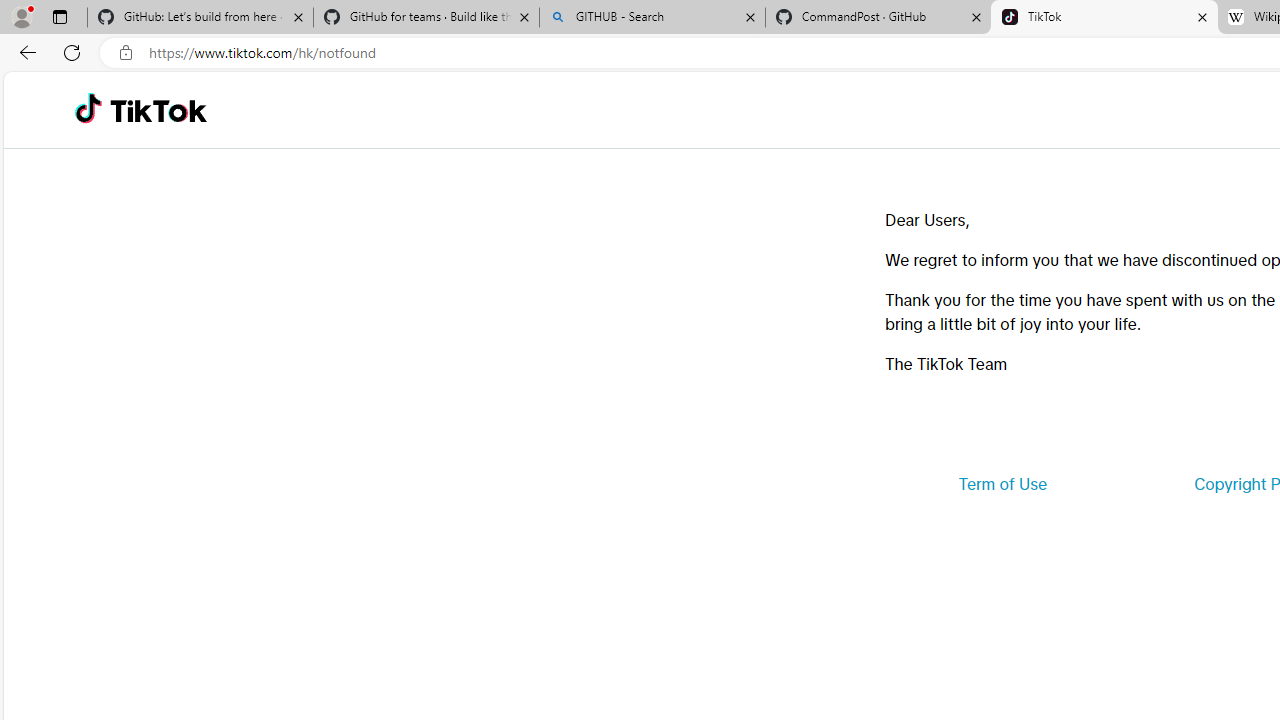 The height and width of the screenshot is (720, 1280). I want to click on 'GITHUB - Search', so click(652, 17).